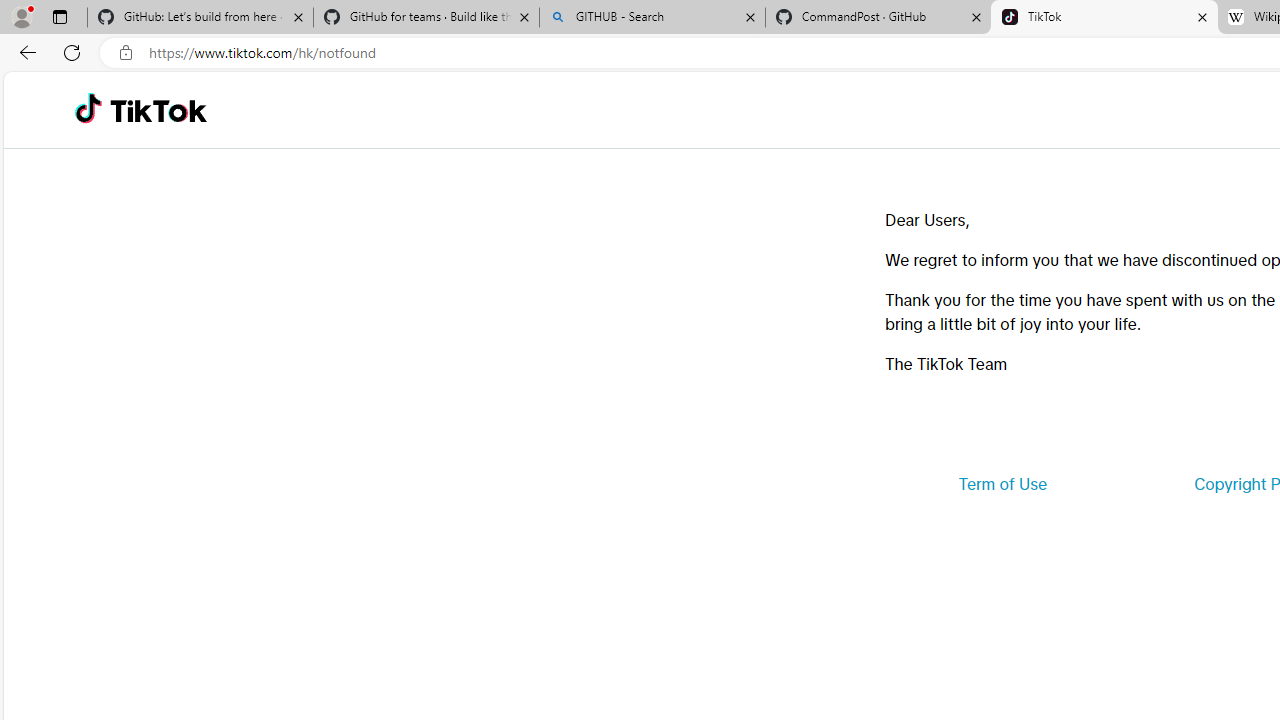 The height and width of the screenshot is (720, 1280). I want to click on 'GITHUB - Search', so click(652, 17).